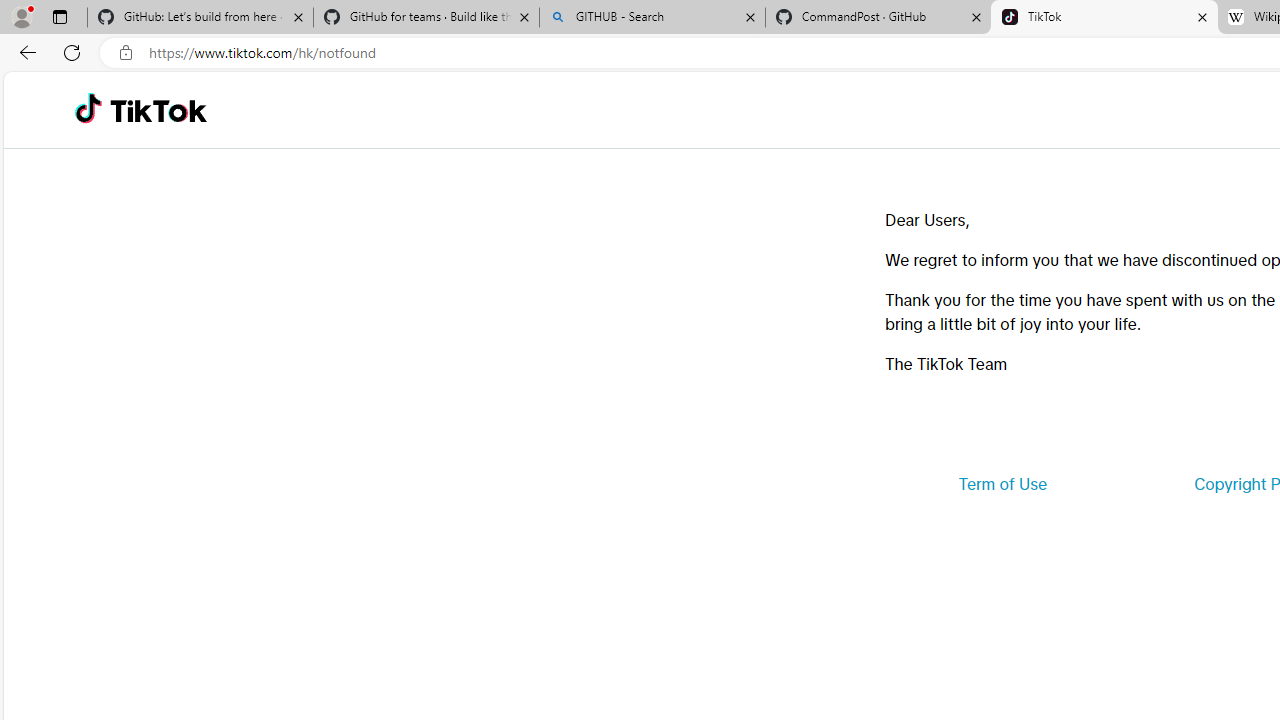 The height and width of the screenshot is (720, 1280). I want to click on 'GITHUB - Search', so click(652, 17).